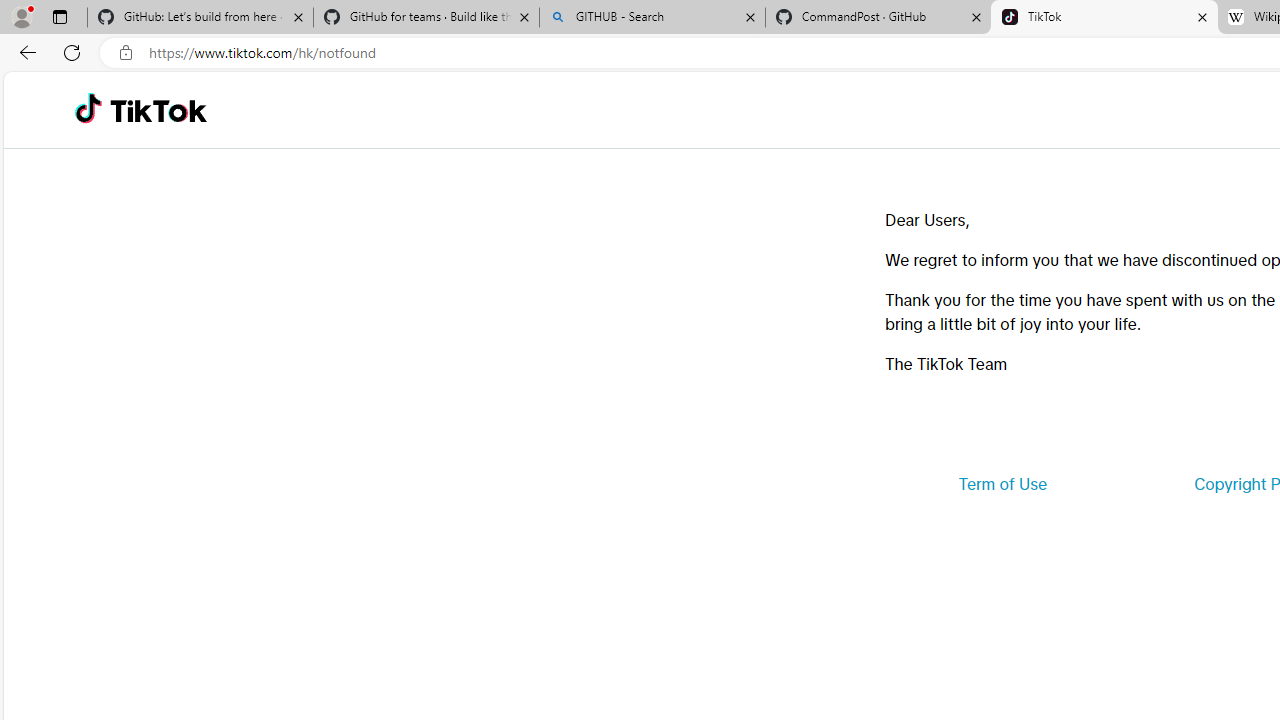 The height and width of the screenshot is (720, 1280). I want to click on 'GITHUB - Search', so click(652, 17).